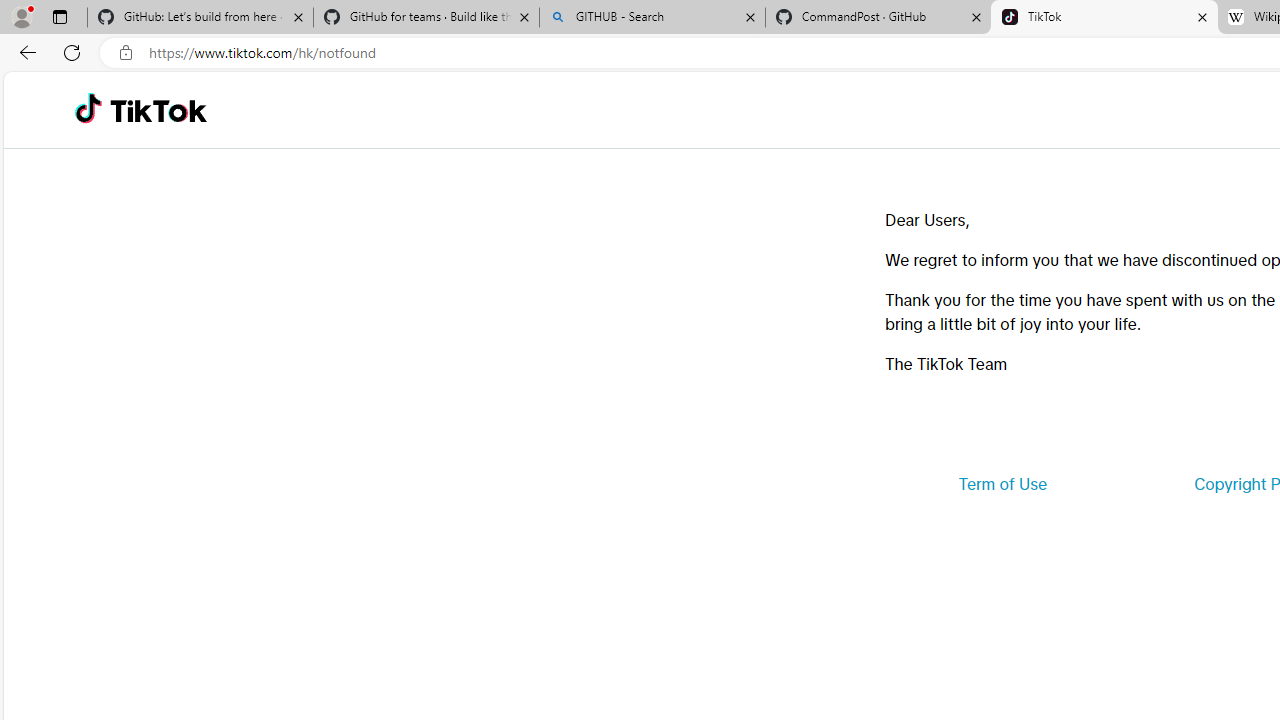 The height and width of the screenshot is (720, 1280). I want to click on 'GITHUB - Search', so click(652, 17).